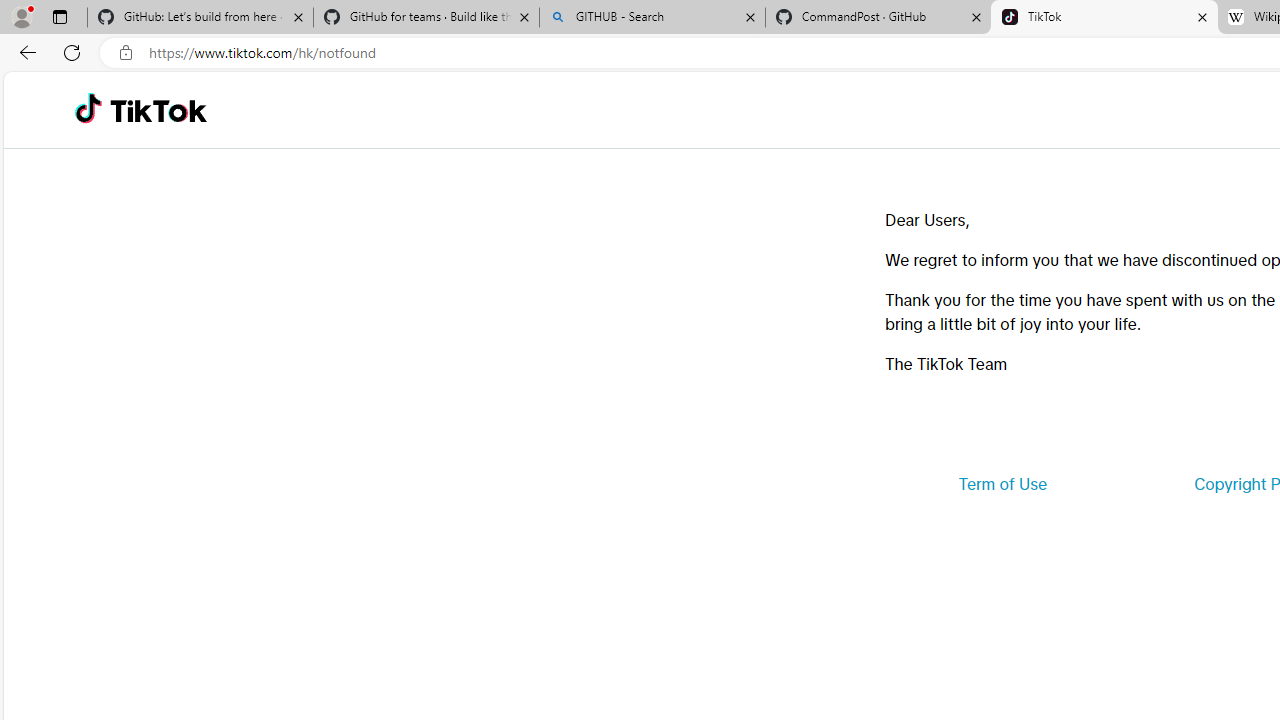 The height and width of the screenshot is (720, 1280). I want to click on 'GITHUB - Search', so click(652, 17).